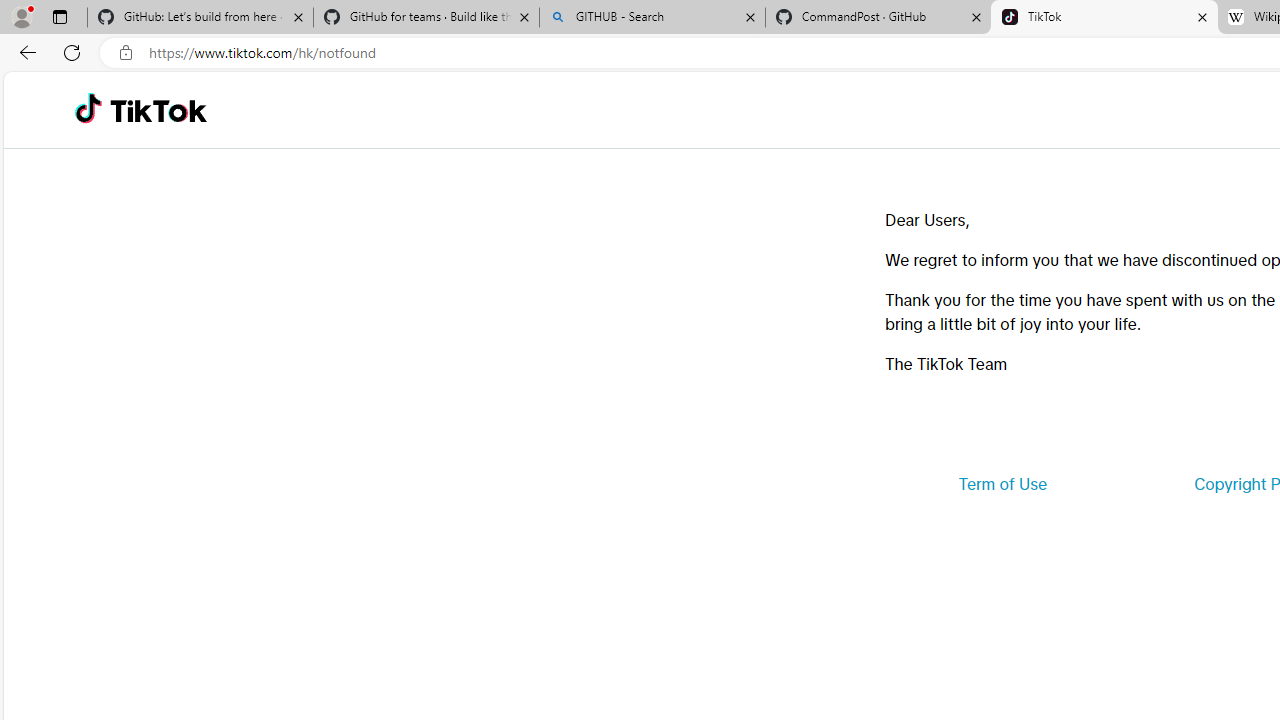 The height and width of the screenshot is (720, 1280). I want to click on 'GITHUB - Search', so click(652, 17).